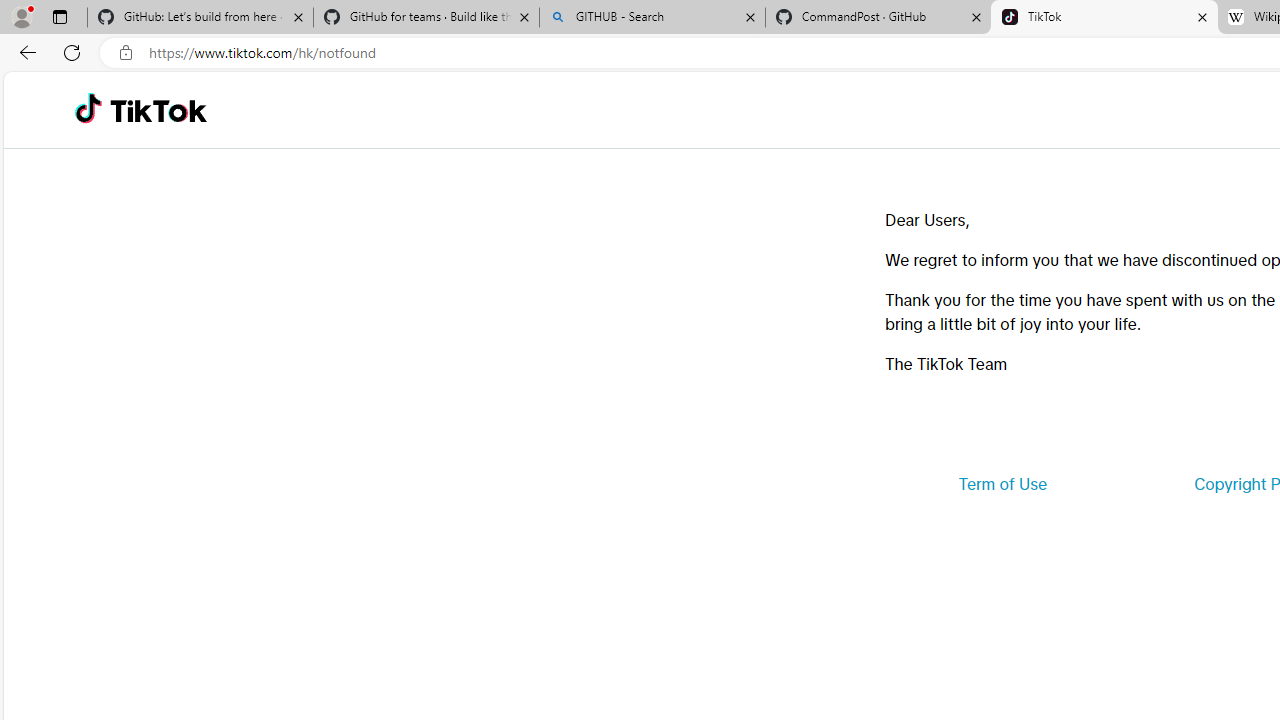 The height and width of the screenshot is (720, 1280). I want to click on 'GITHUB - Search', so click(652, 17).